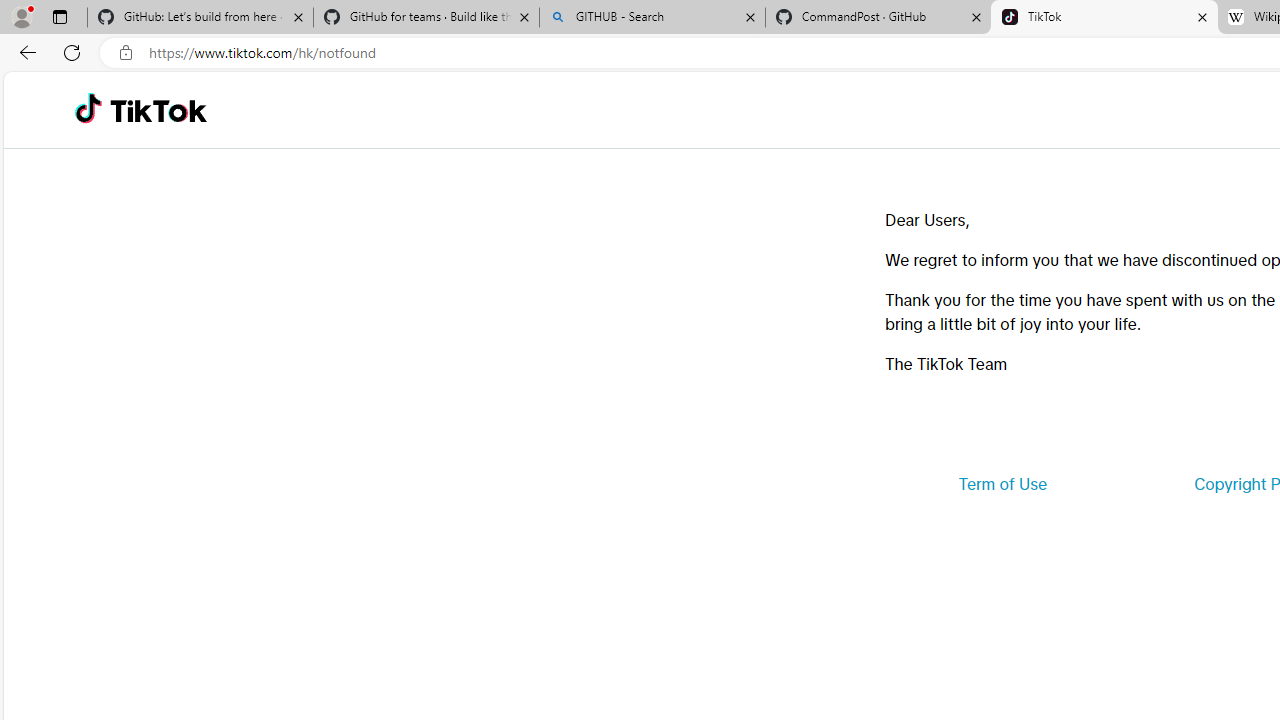 The height and width of the screenshot is (720, 1280). I want to click on 'GITHUB - Search', so click(652, 17).